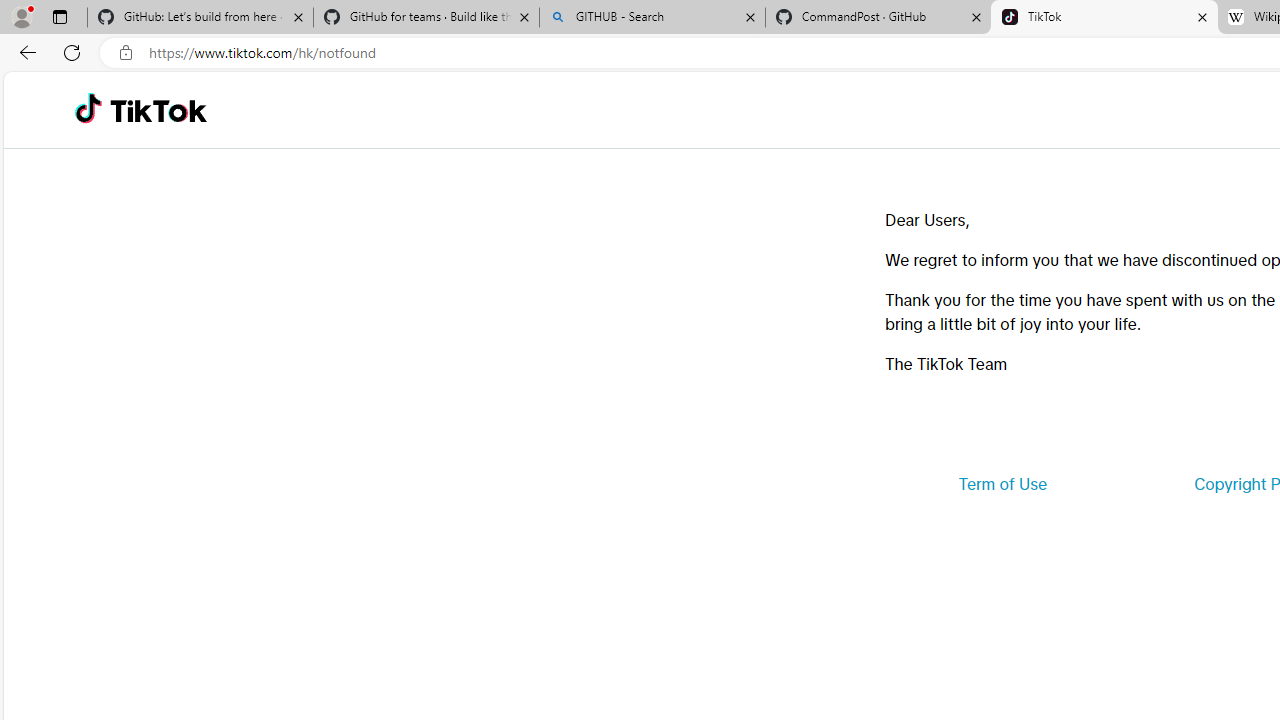 The height and width of the screenshot is (720, 1280). I want to click on 'GITHUB - Search', so click(652, 17).